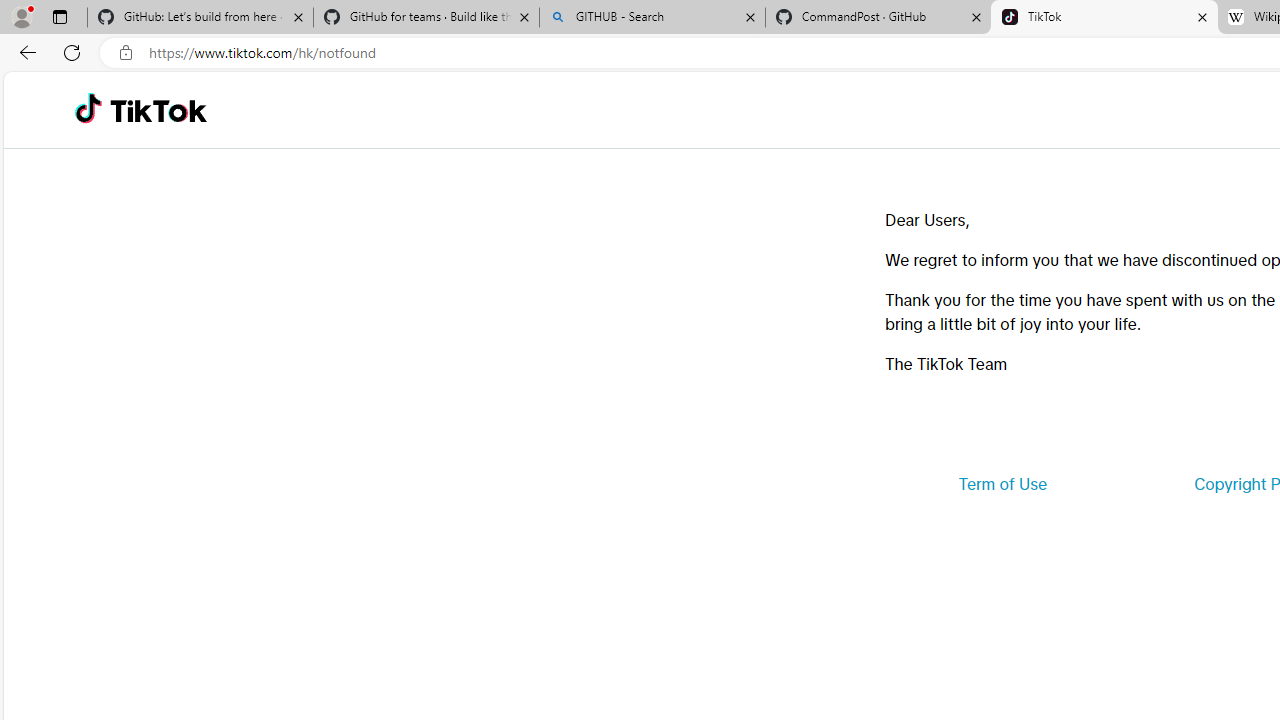 The height and width of the screenshot is (720, 1280). I want to click on 'GITHUB - Search', so click(652, 17).